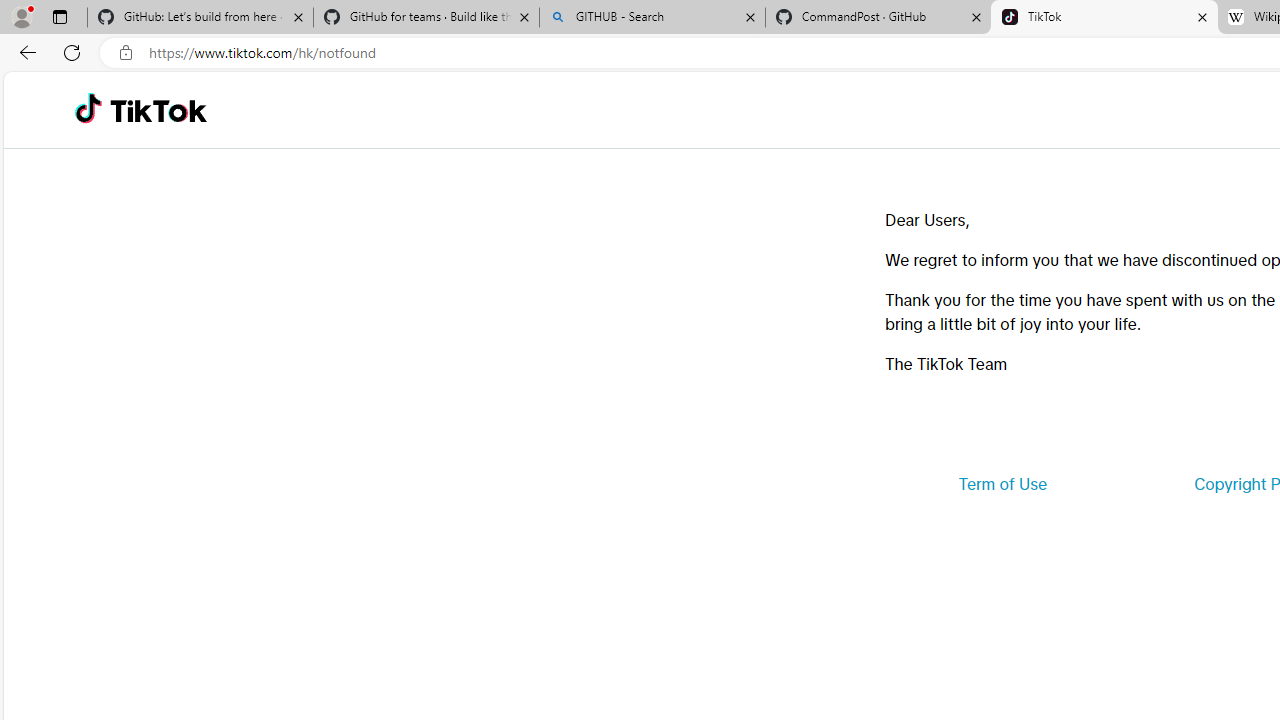 The height and width of the screenshot is (720, 1280). I want to click on 'GITHUB - Search', so click(652, 17).